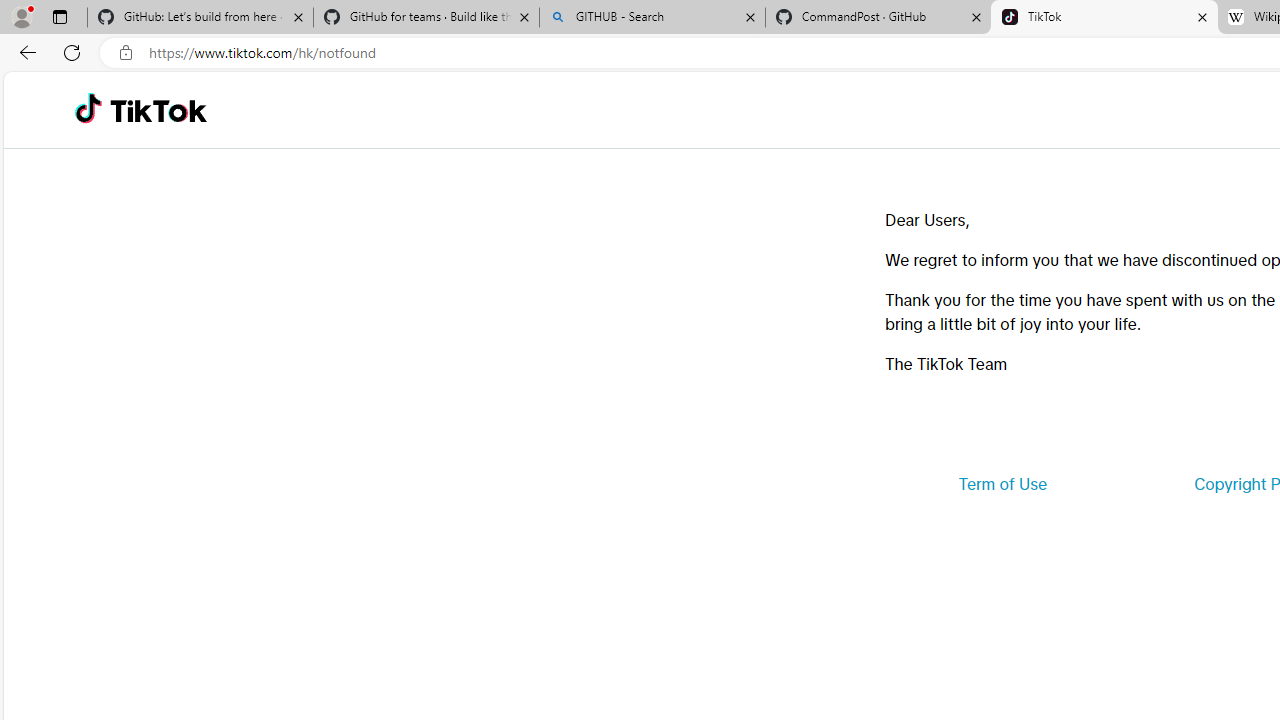 The height and width of the screenshot is (720, 1280). I want to click on 'GITHUB - Search', so click(652, 17).